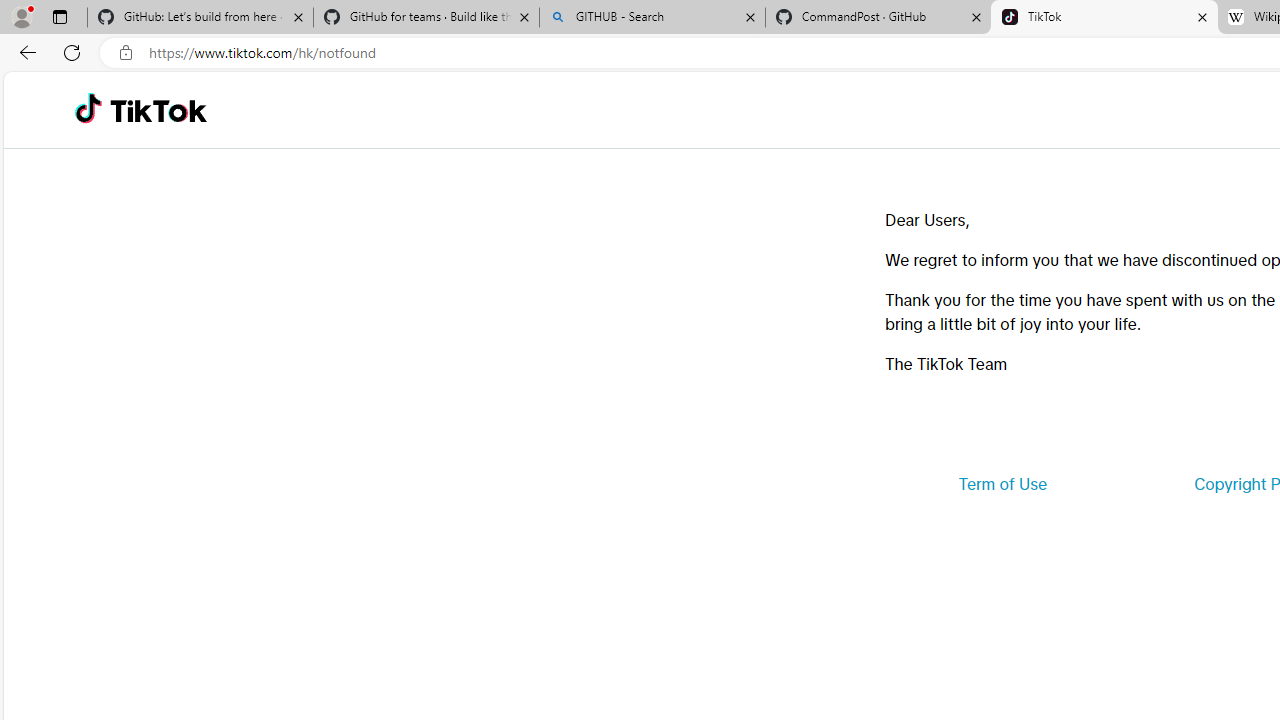 The height and width of the screenshot is (720, 1280). I want to click on 'GITHUB - Search', so click(652, 17).